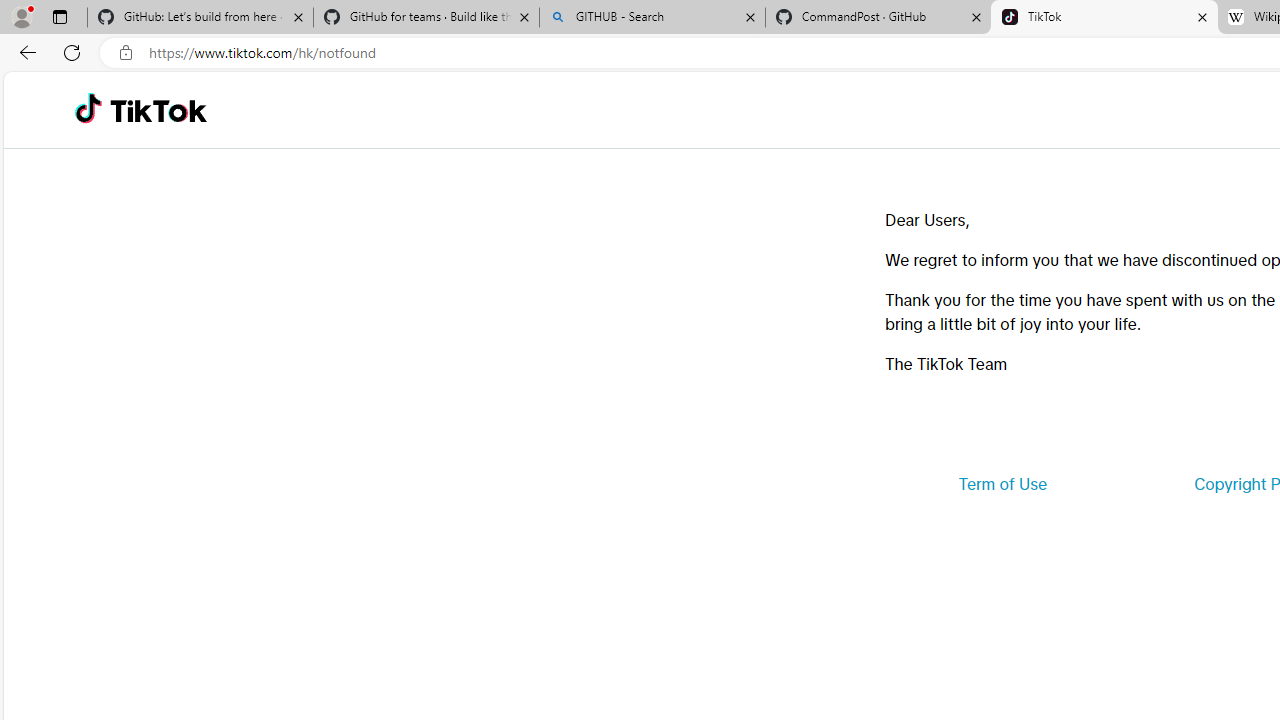 The height and width of the screenshot is (720, 1280). I want to click on 'GITHUB - Search', so click(652, 17).